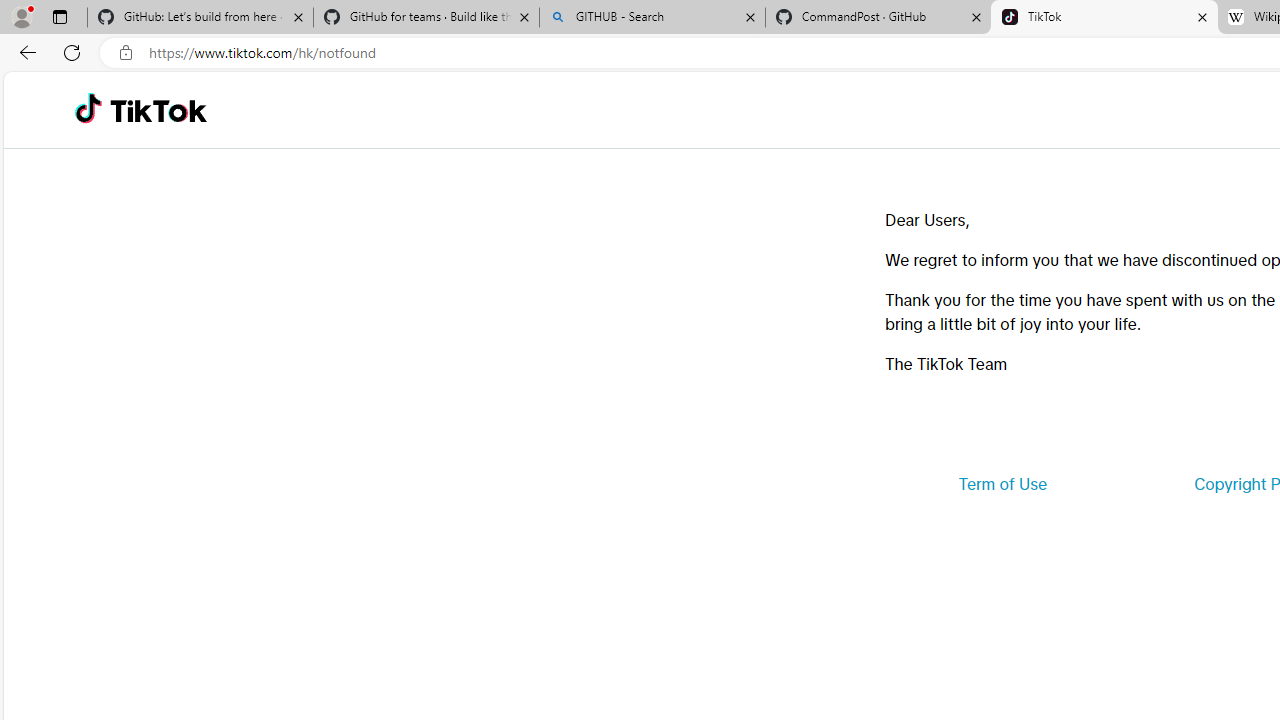 The height and width of the screenshot is (720, 1280). I want to click on 'GITHUB - Search', so click(652, 17).